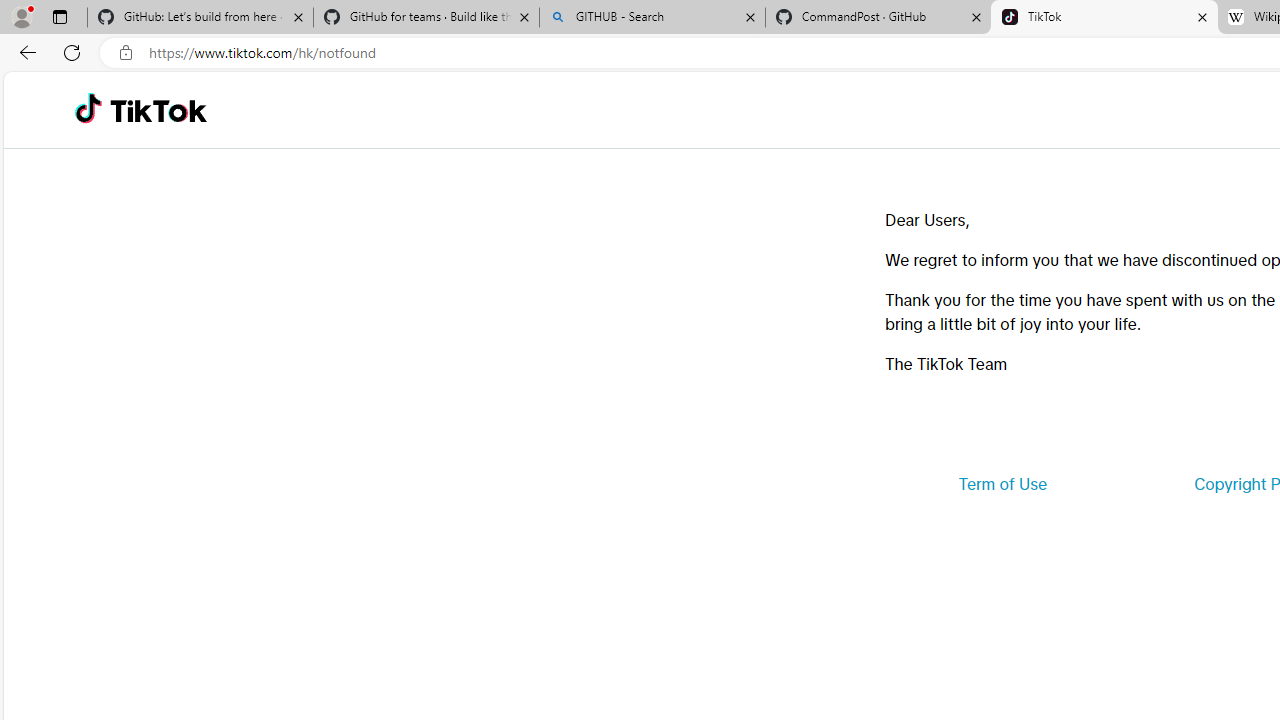 The height and width of the screenshot is (720, 1280). I want to click on 'GITHUB - Search', so click(652, 17).